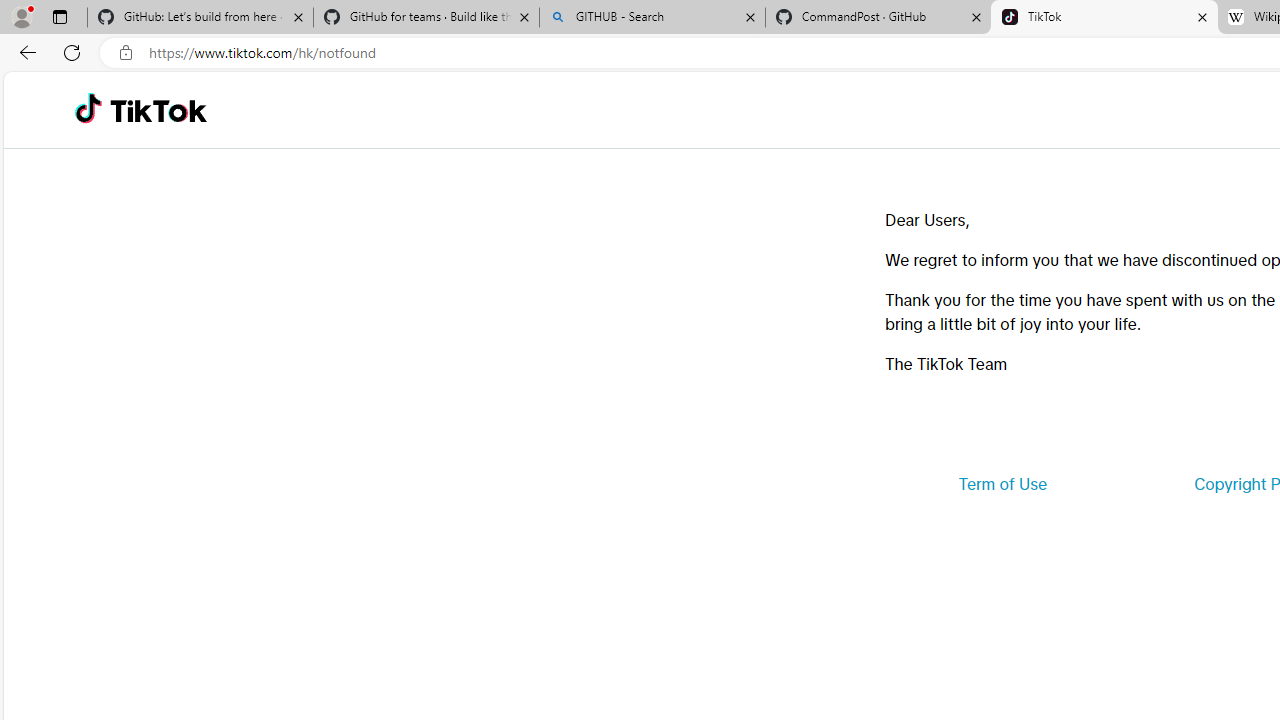 The height and width of the screenshot is (720, 1280). I want to click on 'GITHUB - Search', so click(652, 17).